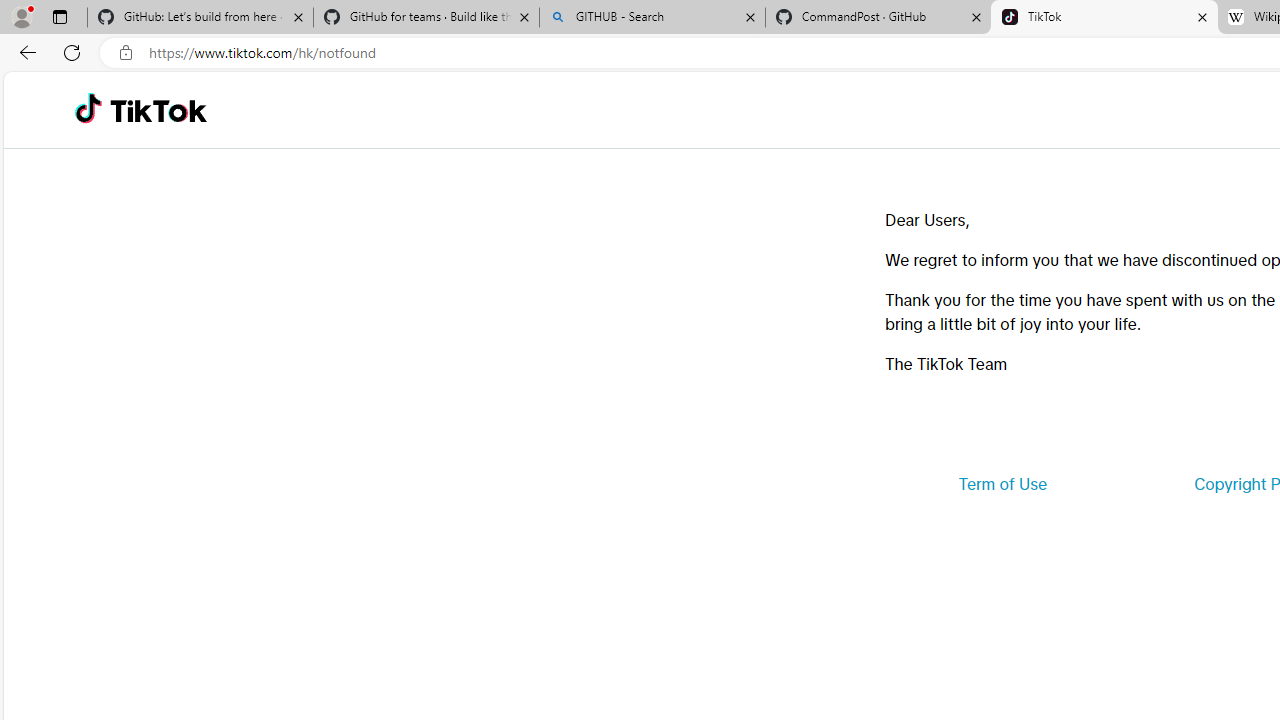 The height and width of the screenshot is (720, 1280). I want to click on 'GITHUB - Search', so click(652, 17).